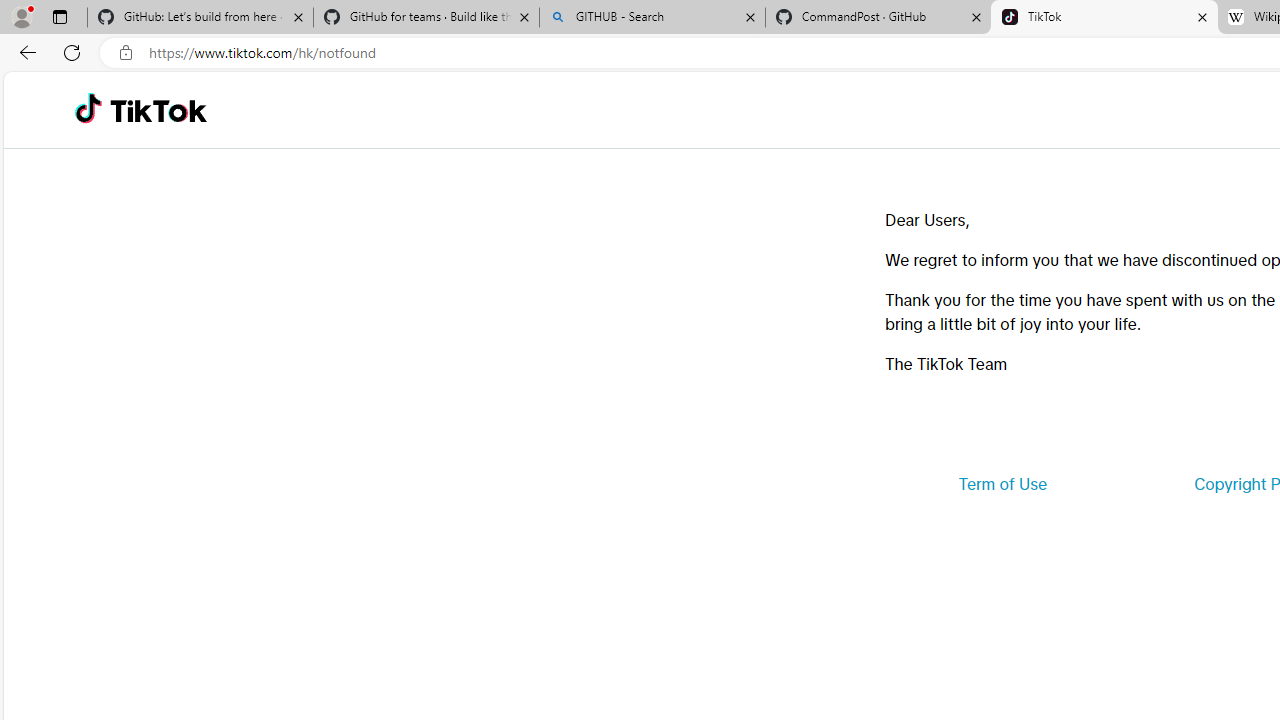 The height and width of the screenshot is (720, 1280). I want to click on 'GITHUB - Search', so click(652, 17).